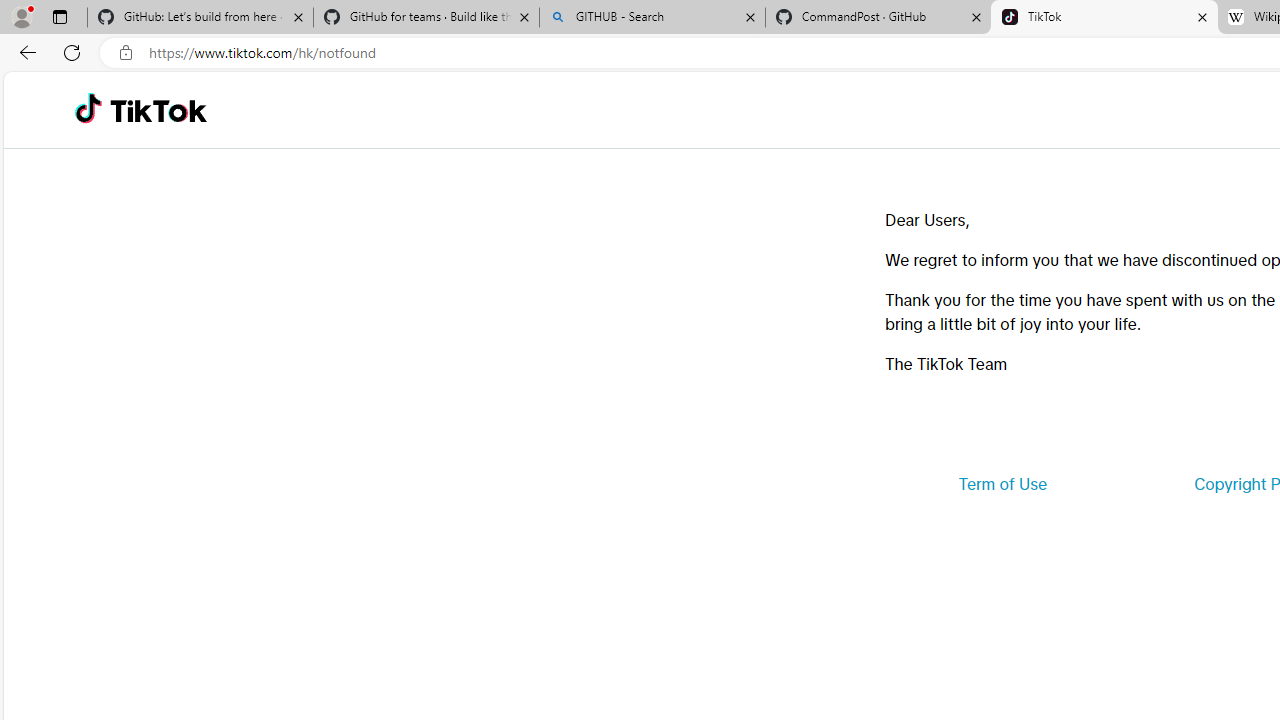 The height and width of the screenshot is (720, 1280). I want to click on 'GITHUB - Search', so click(652, 17).